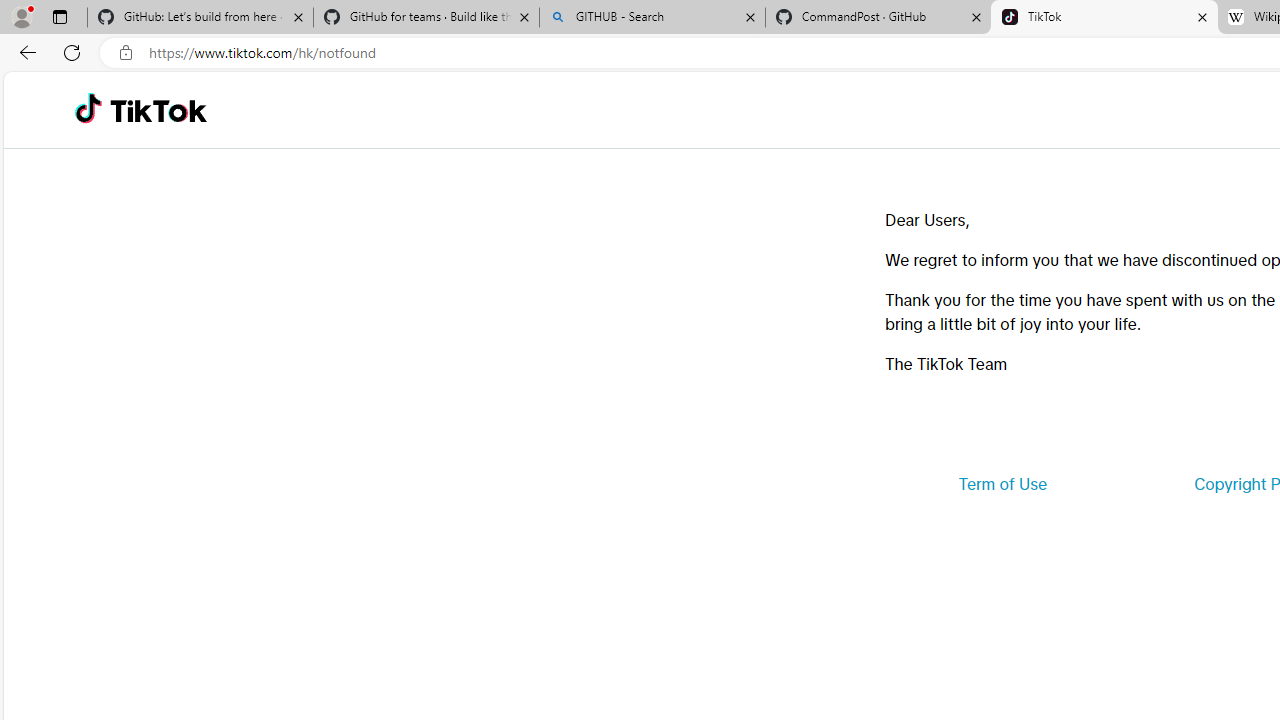 The height and width of the screenshot is (720, 1280). I want to click on 'GITHUB - Search', so click(652, 17).